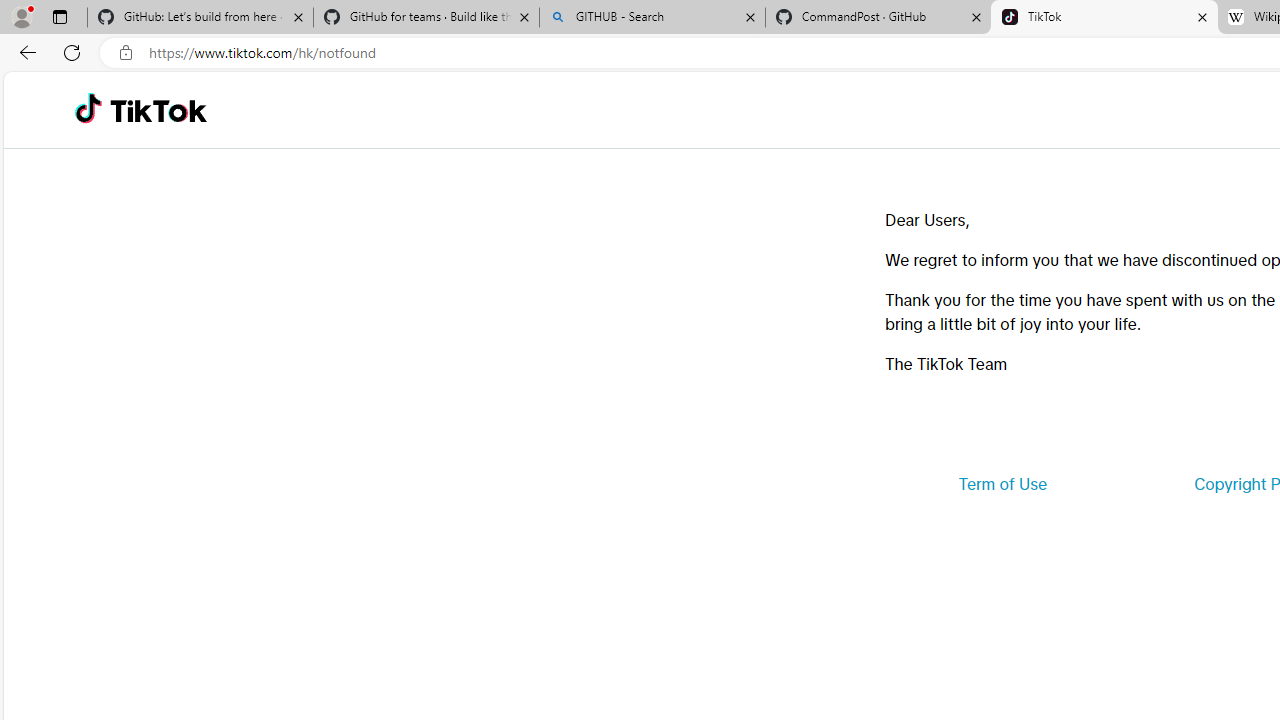 The height and width of the screenshot is (720, 1280). I want to click on 'GITHUB - Search', so click(652, 17).